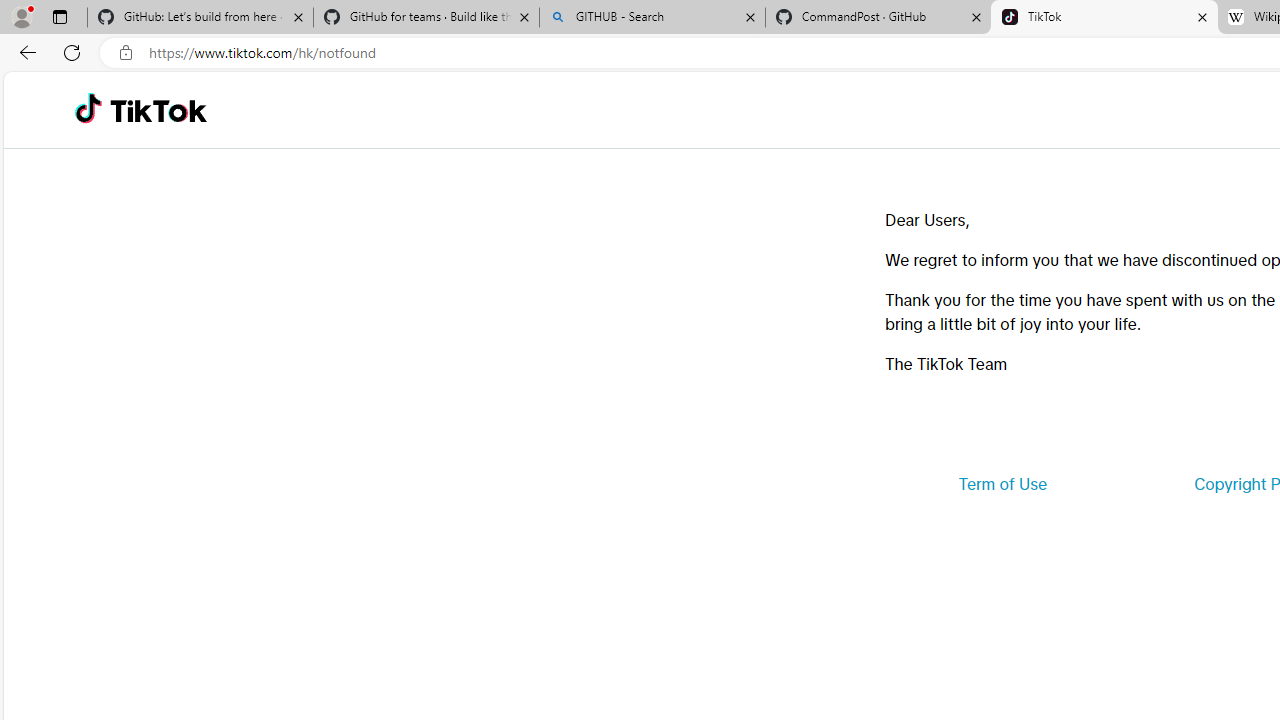 The height and width of the screenshot is (720, 1280). I want to click on 'GITHUB - Search', so click(652, 17).